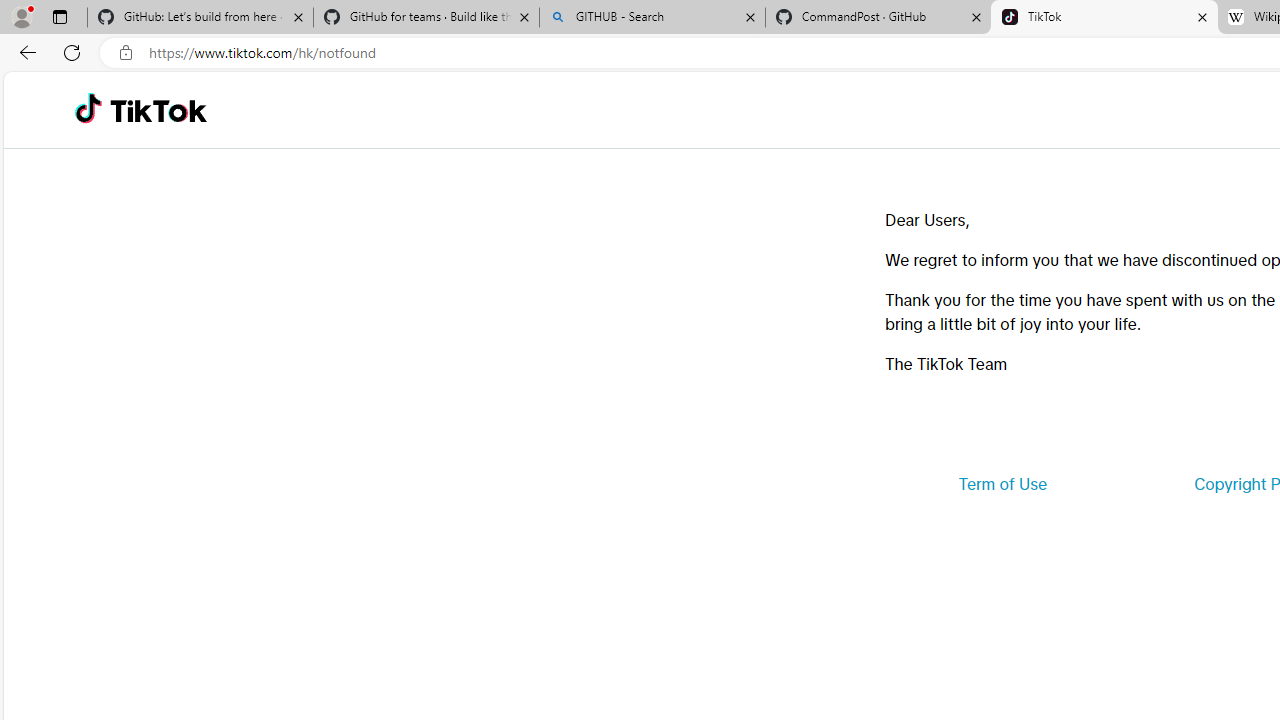 The height and width of the screenshot is (720, 1280). I want to click on 'GITHUB - Search', so click(652, 17).